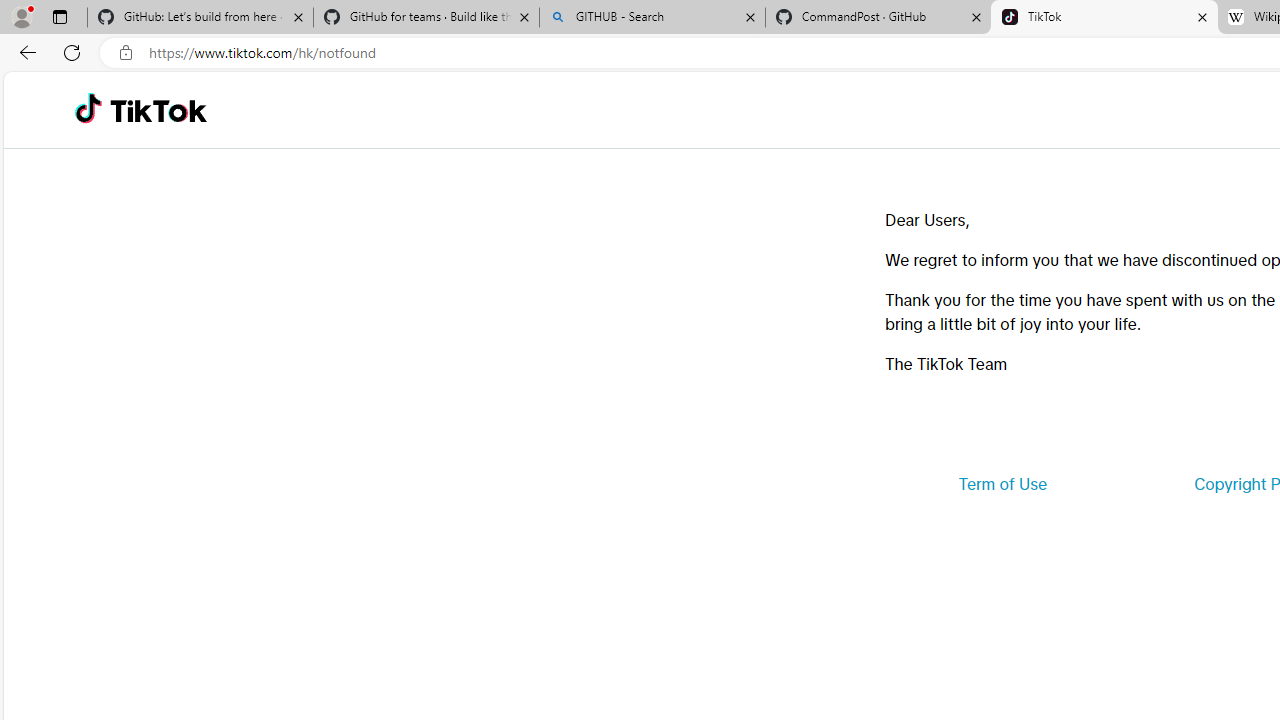 The height and width of the screenshot is (720, 1280). I want to click on 'GITHUB - Search', so click(652, 17).